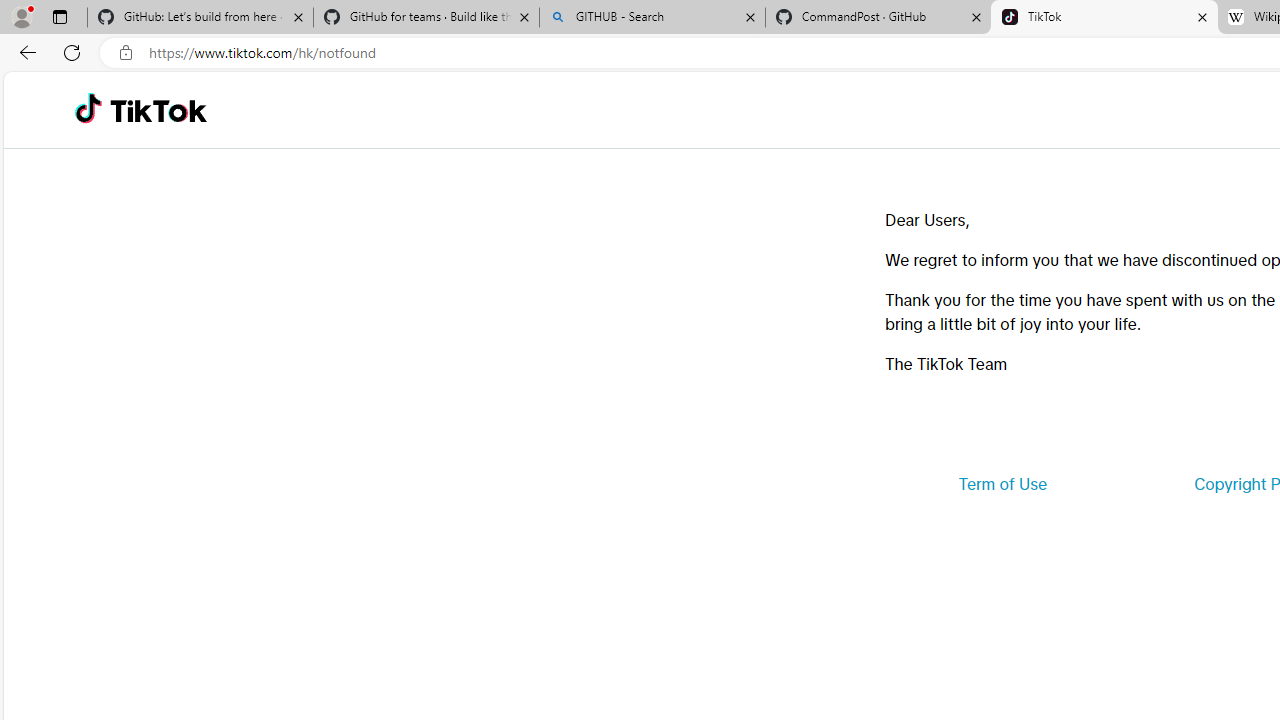 The height and width of the screenshot is (720, 1280). I want to click on 'GITHUB - Search', so click(652, 17).